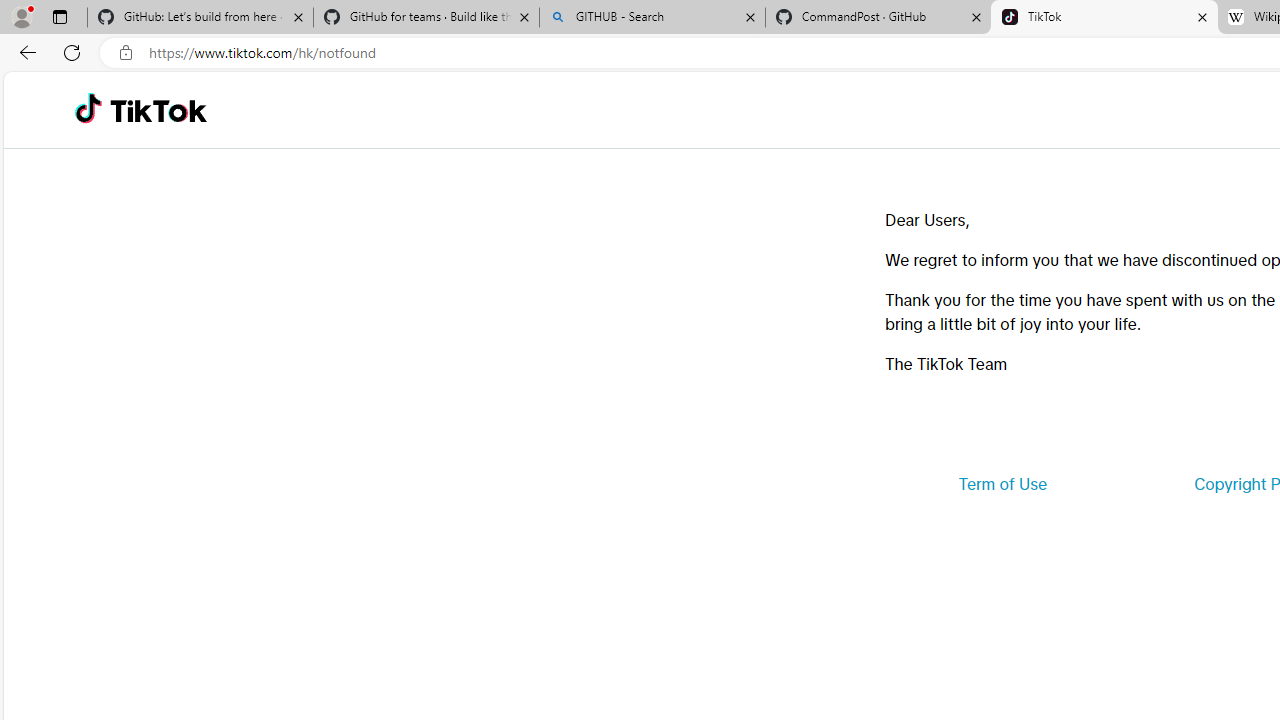 The height and width of the screenshot is (720, 1280). I want to click on 'GITHUB - Search', so click(652, 17).